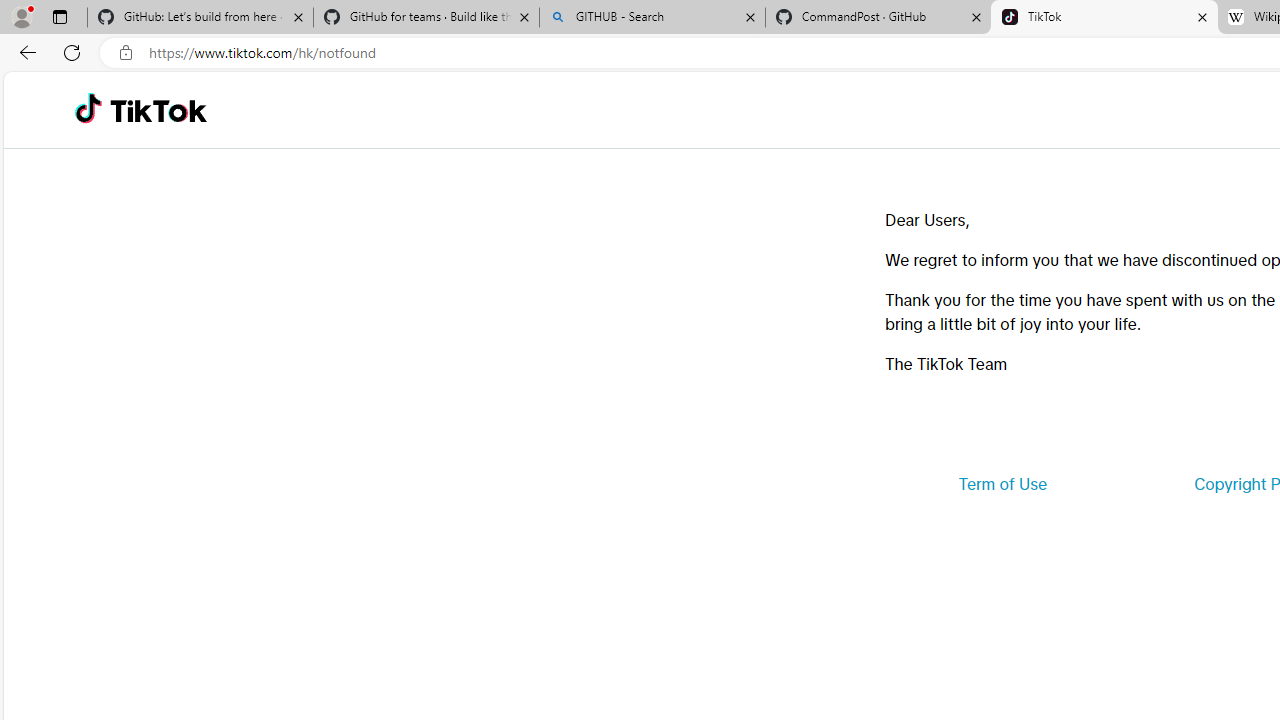 The height and width of the screenshot is (720, 1280). I want to click on 'GITHUB - Search', so click(652, 17).